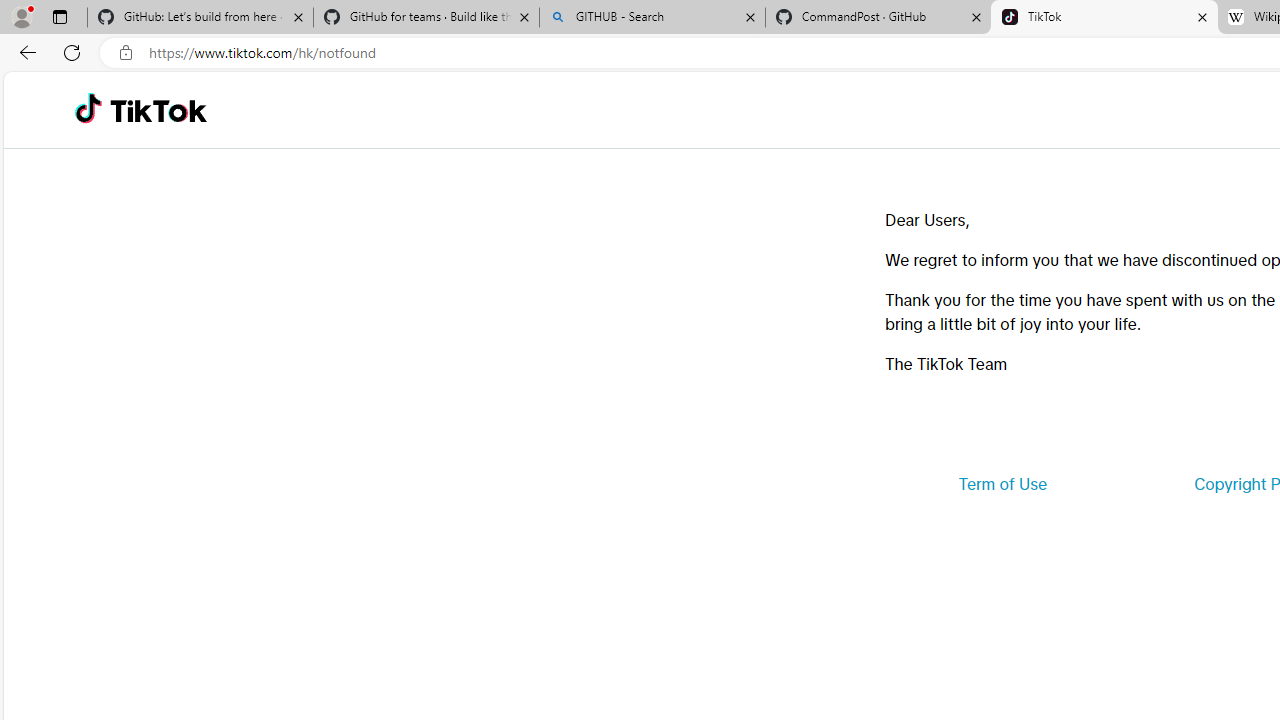 The height and width of the screenshot is (720, 1280). I want to click on 'GITHUB - Search', so click(652, 17).